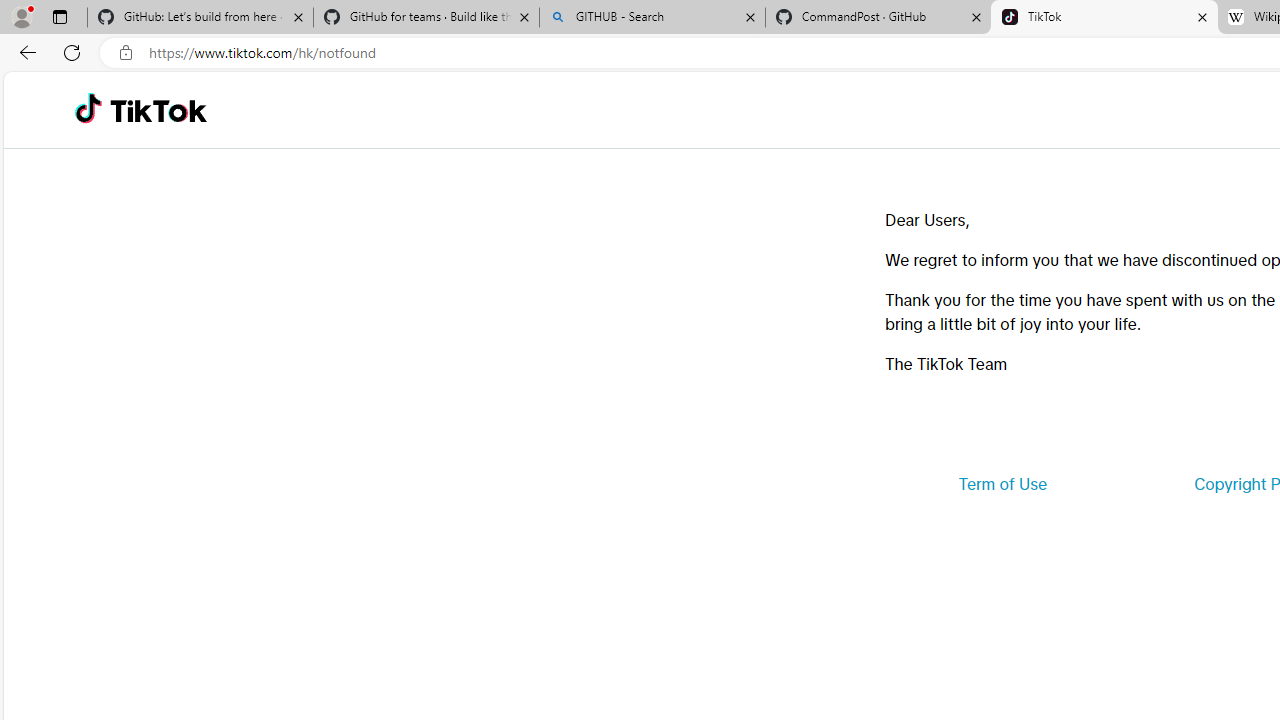 The height and width of the screenshot is (720, 1280). I want to click on 'GITHUB - Search', so click(652, 17).